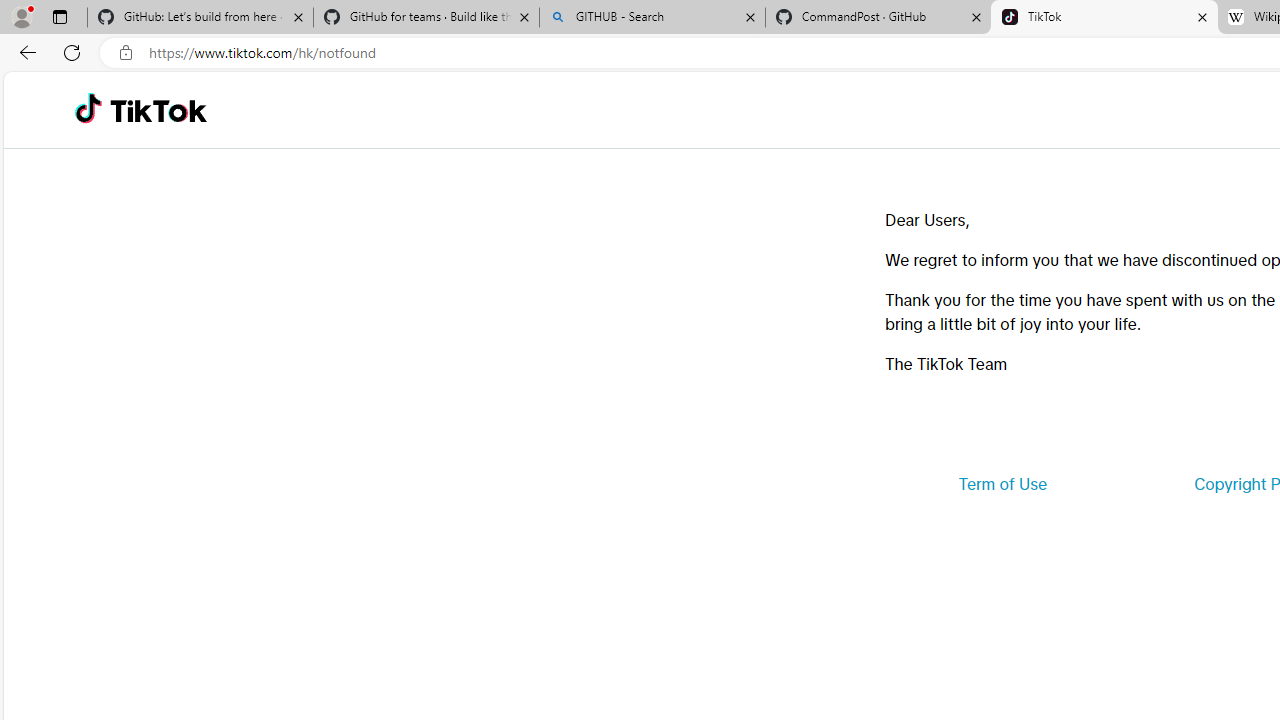 The height and width of the screenshot is (720, 1280). I want to click on 'GITHUB - Search', so click(652, 17).